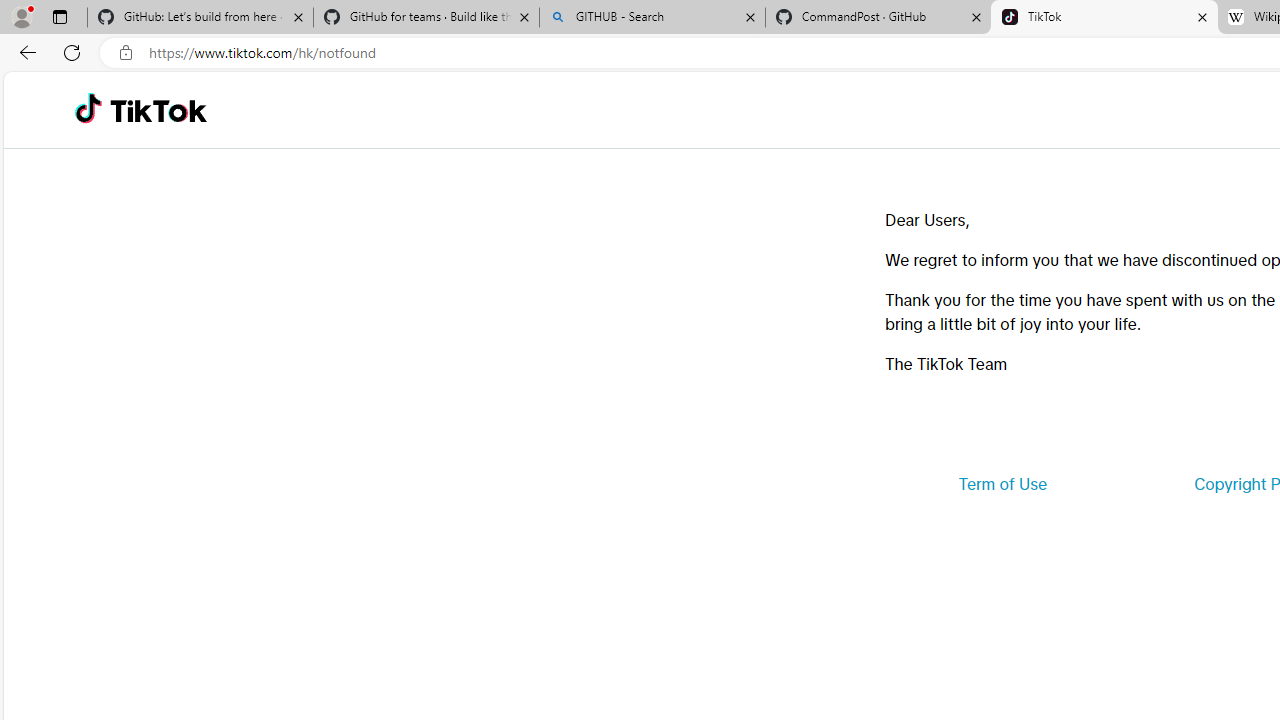 The height and width of the screenshot is (720, 1280). I want to click on 'GITHUB - Search', so click(652, 17).